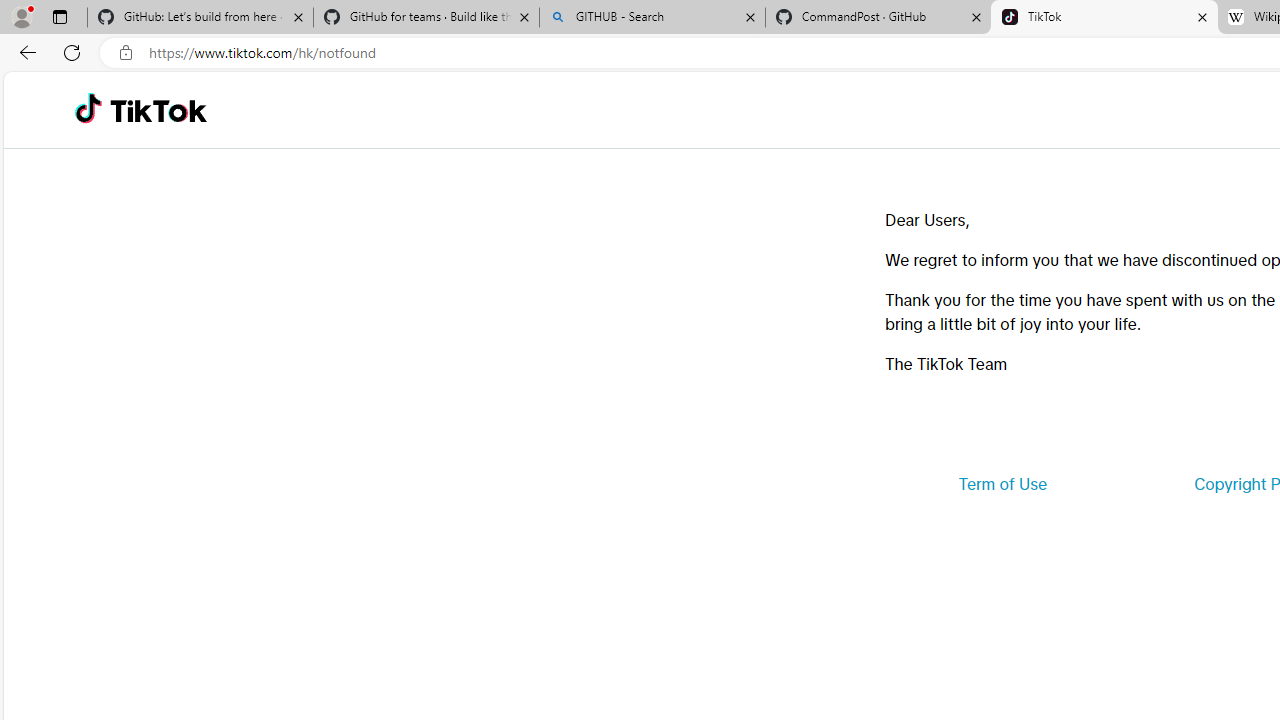 The height and width of the screenshot is (720, 1280). I want to click on 'GITHUB - Search', so click(652, 17).